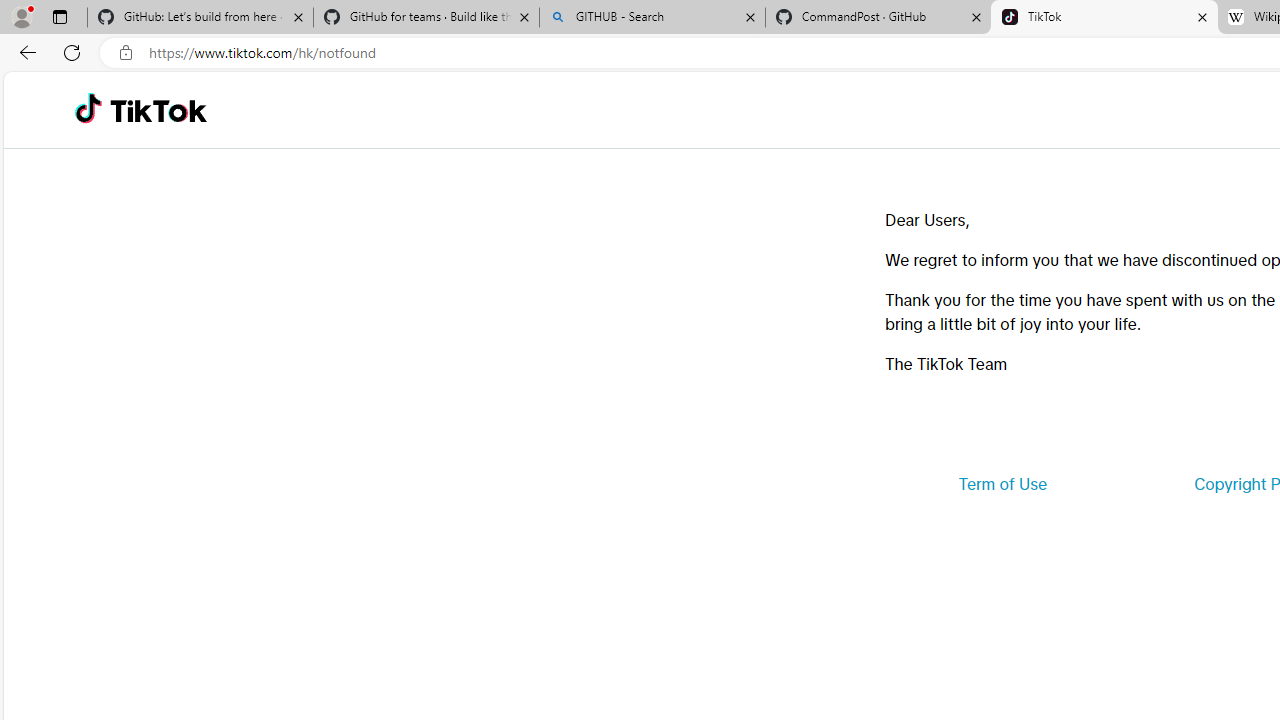 The height and width of the screenshot is (720, 1280). I want to click on 'GITHUB - Search', so click(652, 17).